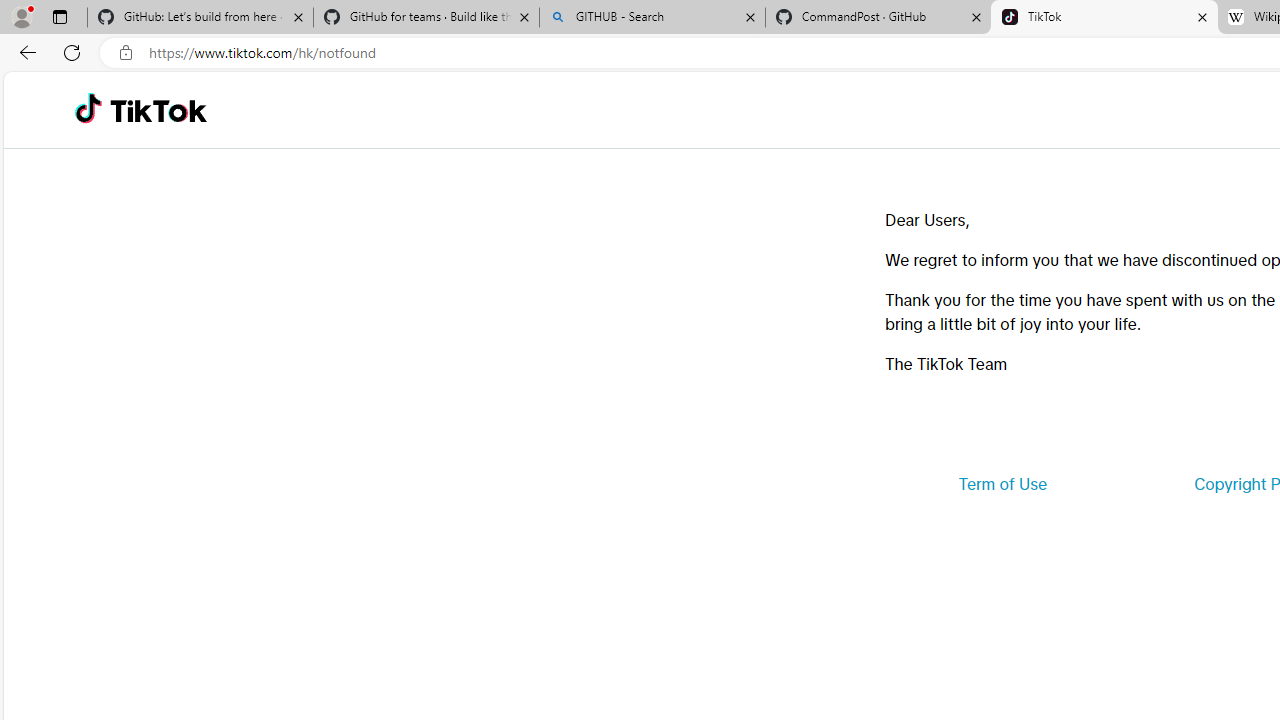 The height and width of the screenshot is (720, 1280). I want to click on 'GITHUB - Search', so click(652, 17).